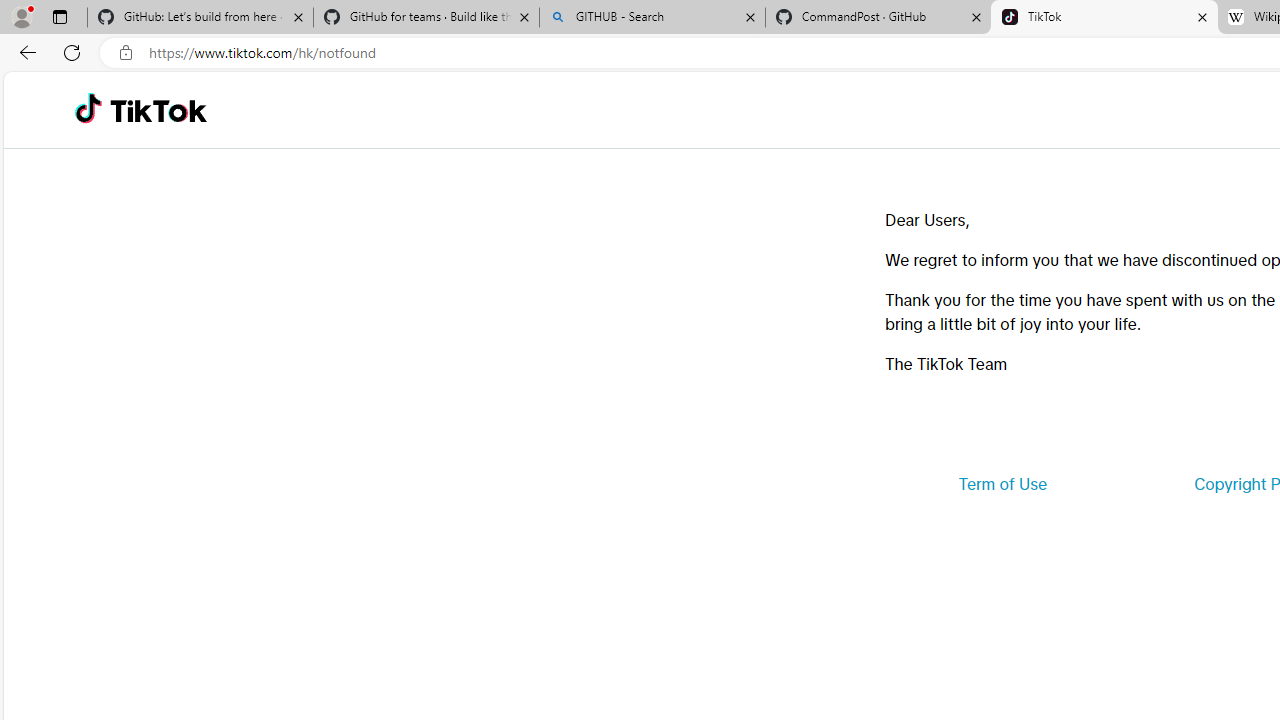 The height and width of the screenshot is (720, 1280). I want to click on 'GITHUB - Search', so click(652, 17).